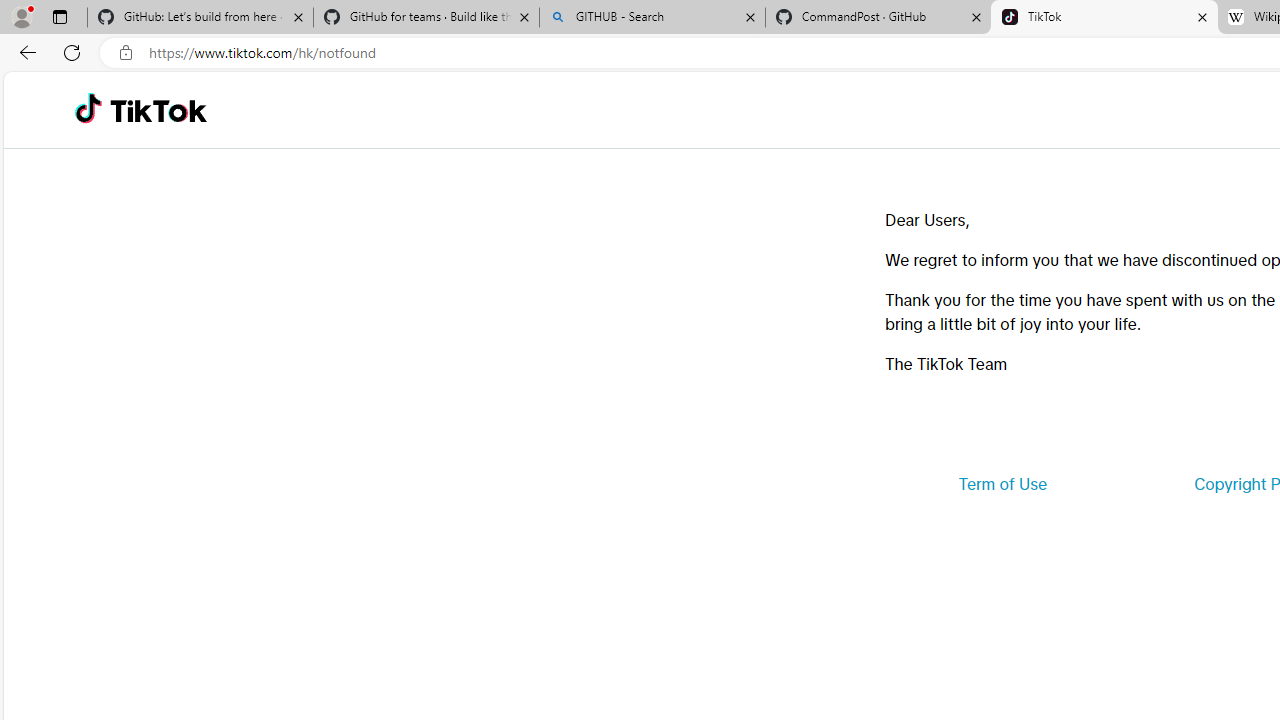 The height and width of the screenshot is (720, 1280). I want to click on 'GITHUB - Search', so click(652, 17).